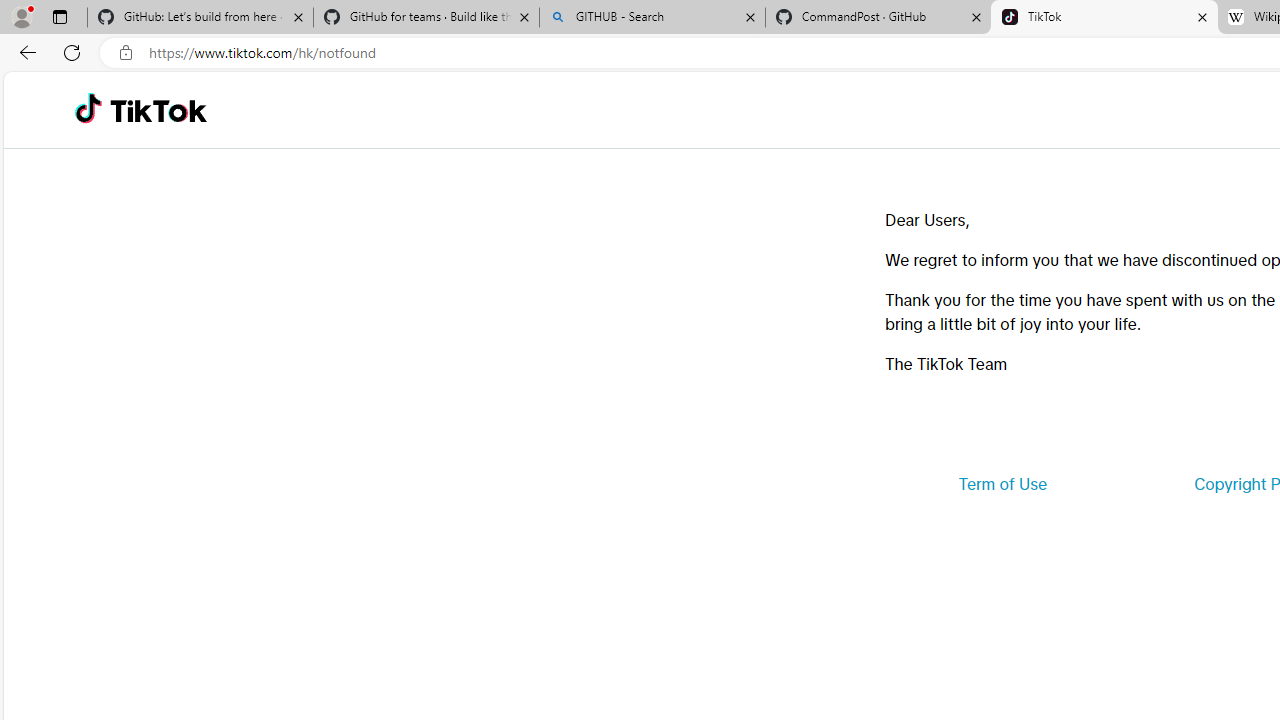 The height and width of the screenshot is (720, 1280). I want to click on 'GITHUB - Search', so click(652, 17).